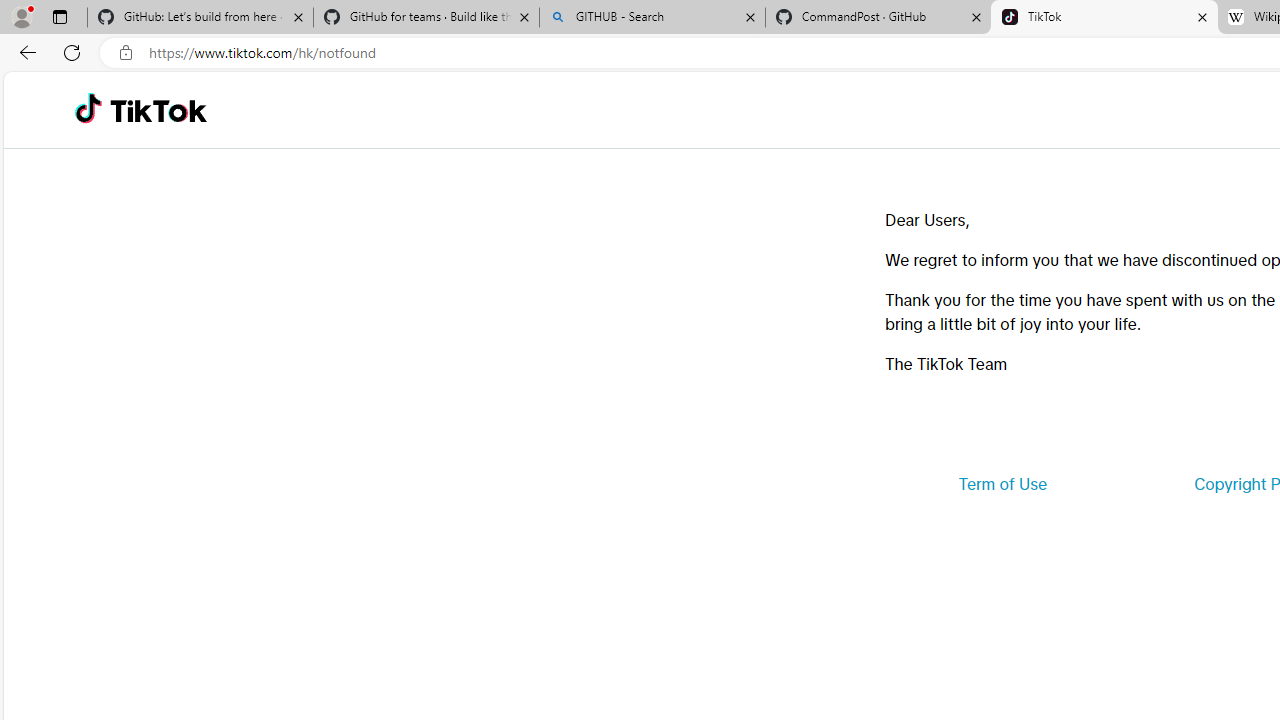 The height and width of the screenshot is (720, 1280). I want to click on 'GITHUB - Search', so click(652, 17).